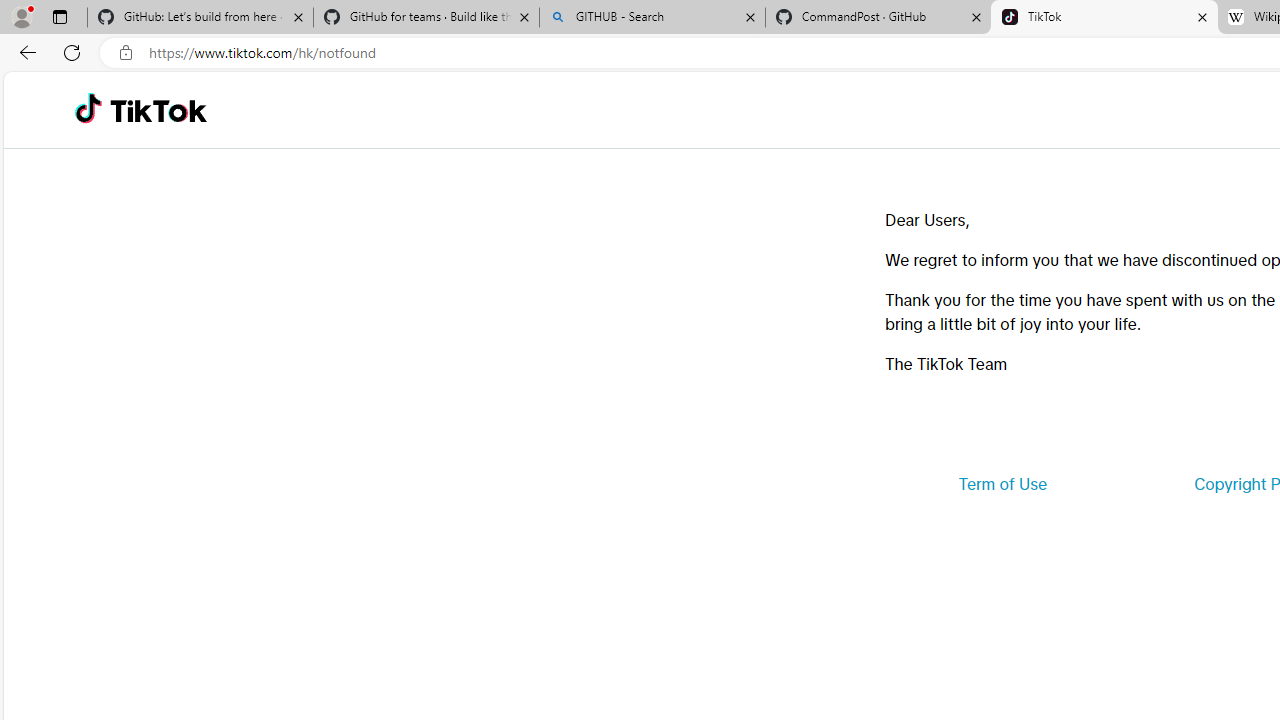 The height and width of the screenshot is (720, 1280). I want to click on 'GITHUB - Search', so click(652, 17).